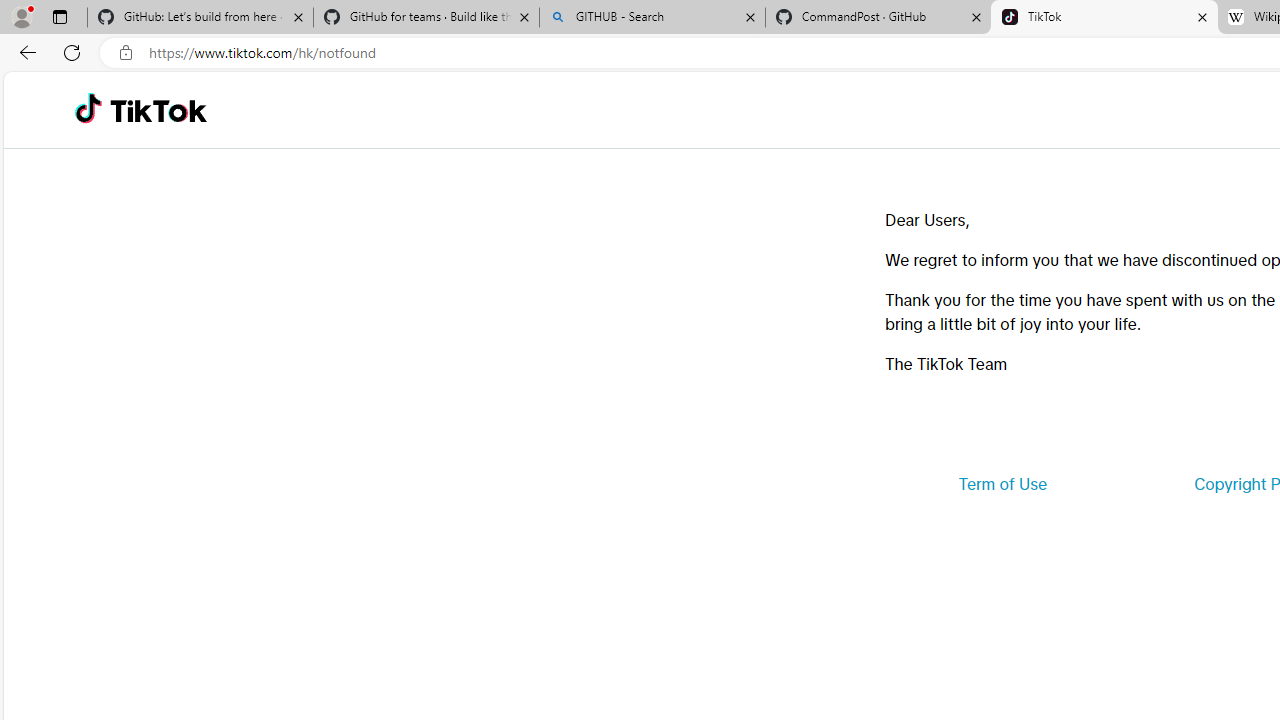 The height and width of the screenshot is (720, 1280). I want to click on 'GITHUB - Search', so click(652, 17).